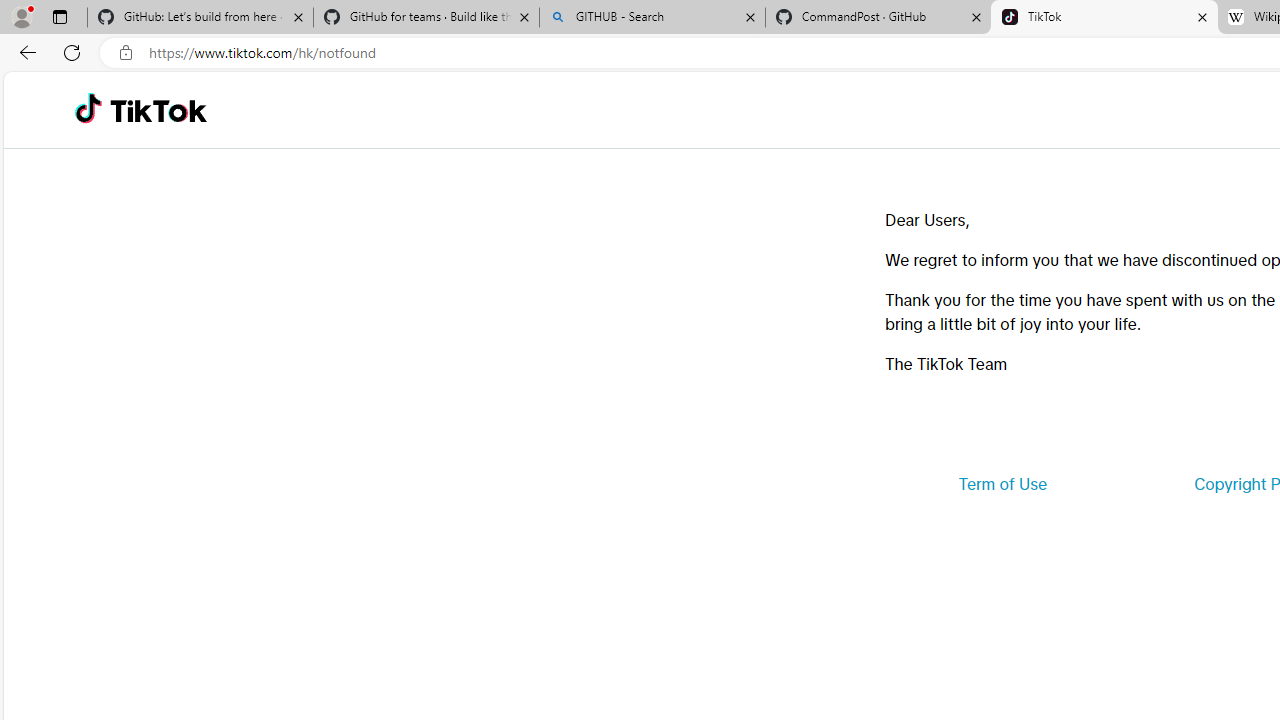 The height and width of the screenshot is (720, 1280). I want to click on 'GITHUB - Search', so click(652, 17).